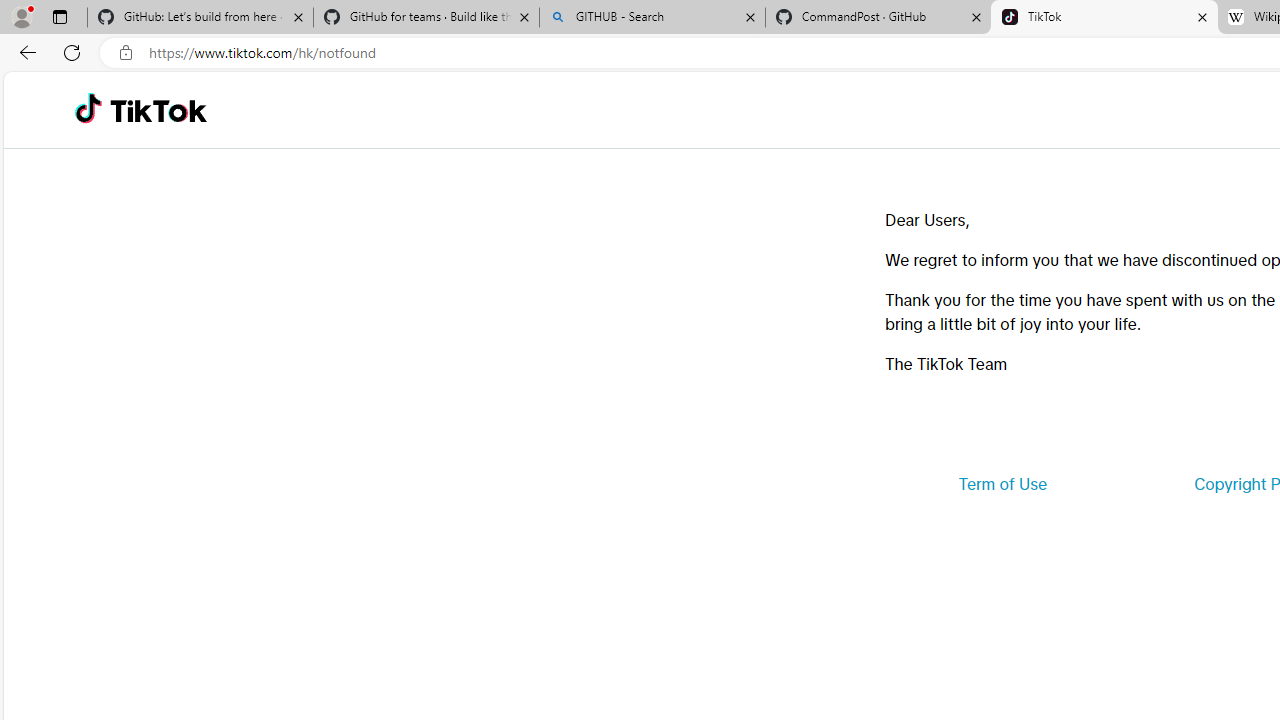 The height and width of the screenshot is (720, 1280). I want to click on 'GITHUB - Search', so click(652, 17).